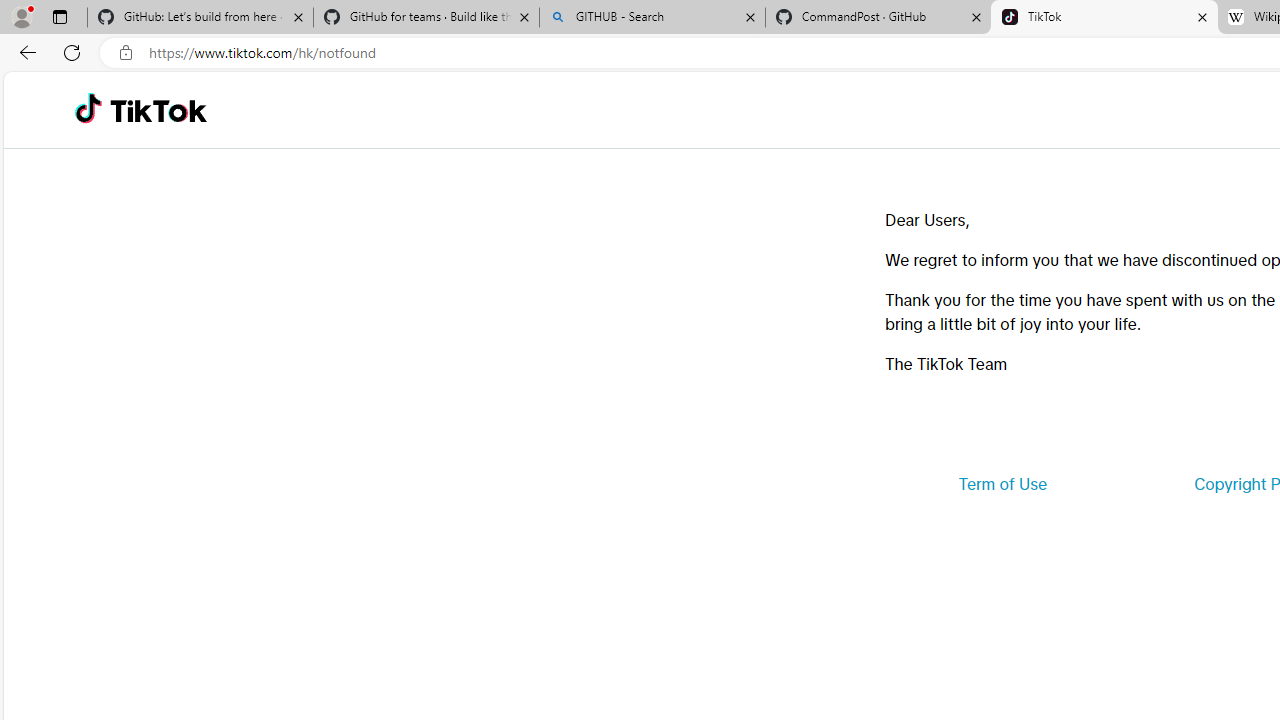 The height and width of the screenshot is (720, 1280). I want to click on 'GITHUB - Search', so click(652, 17).